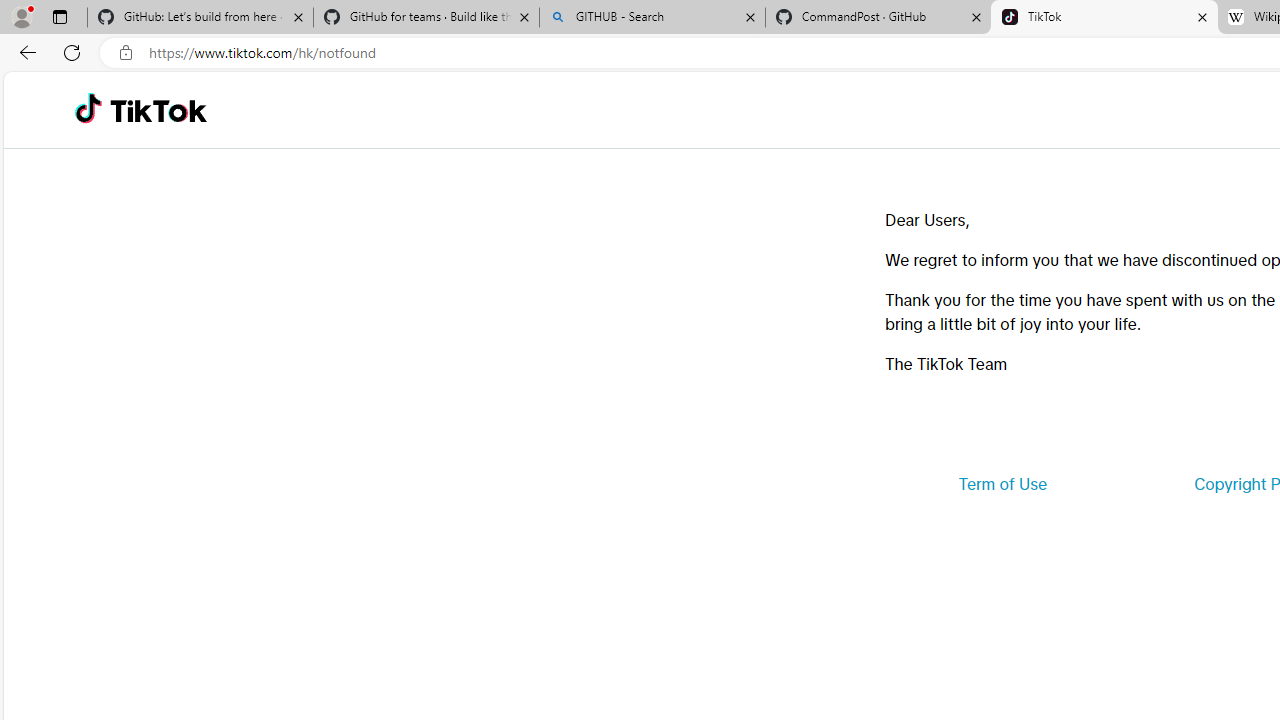 The height and width of the screenshot is (720, 1280). I want to click on 'GITHUB - Search', so click(652, 17).